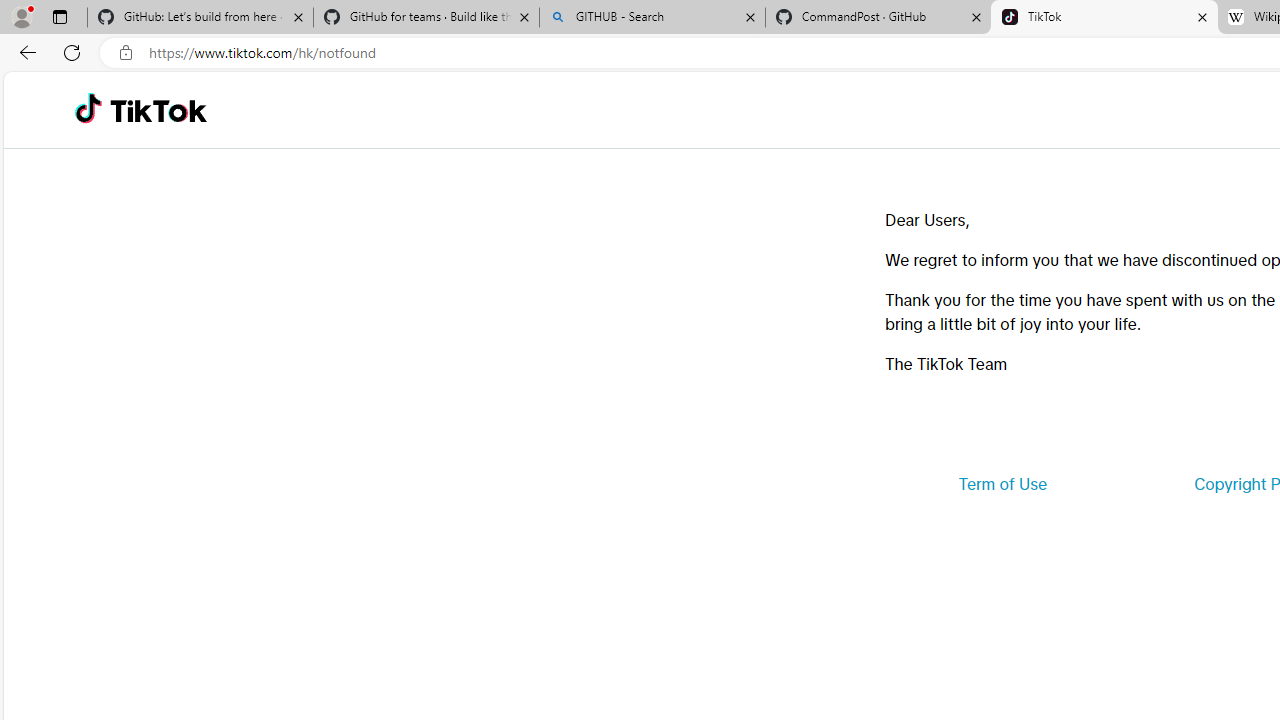 The height and width of the screenshot is (720, 1280). I want to click on 'GITHUB - Search', so click(652, 17).